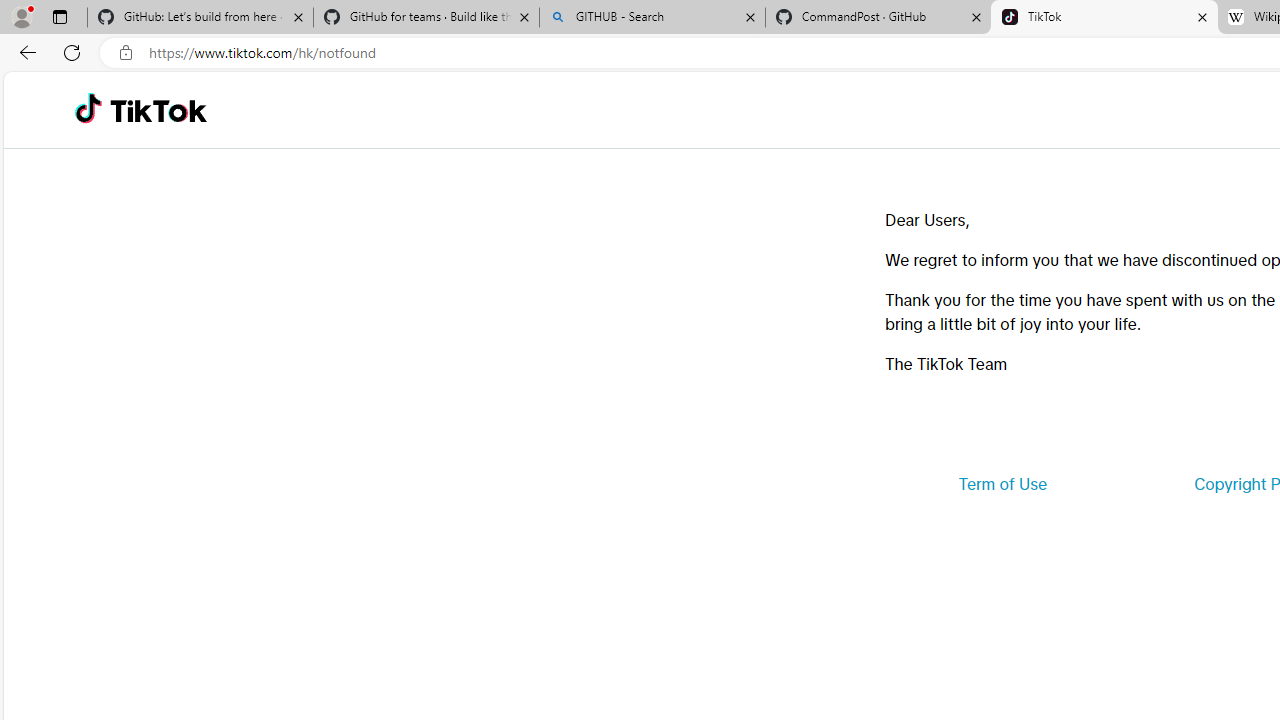 The height and width of the screenshot is (720, 1280). I want to click on 'GITHUB - Search', so click(652, 17).